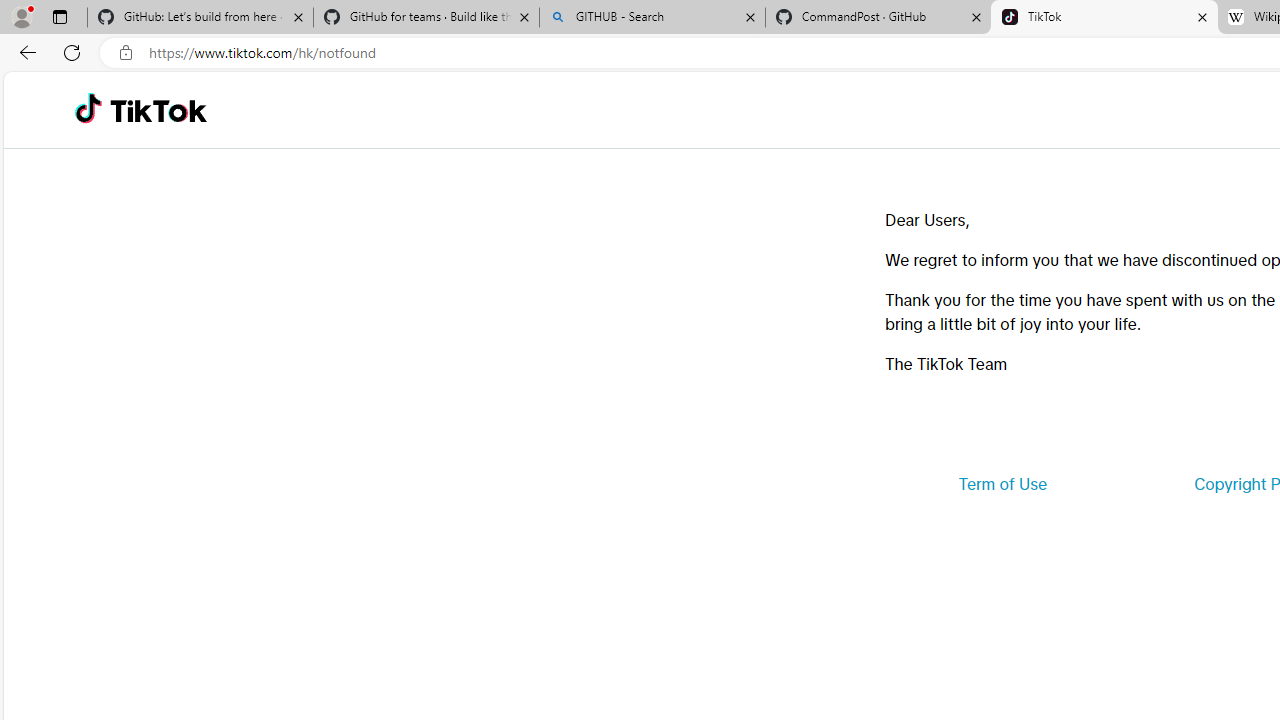 The height and width of the screenshot is (720, 1280). I want to click on 'GITHUB - Search', so click(652, 17).